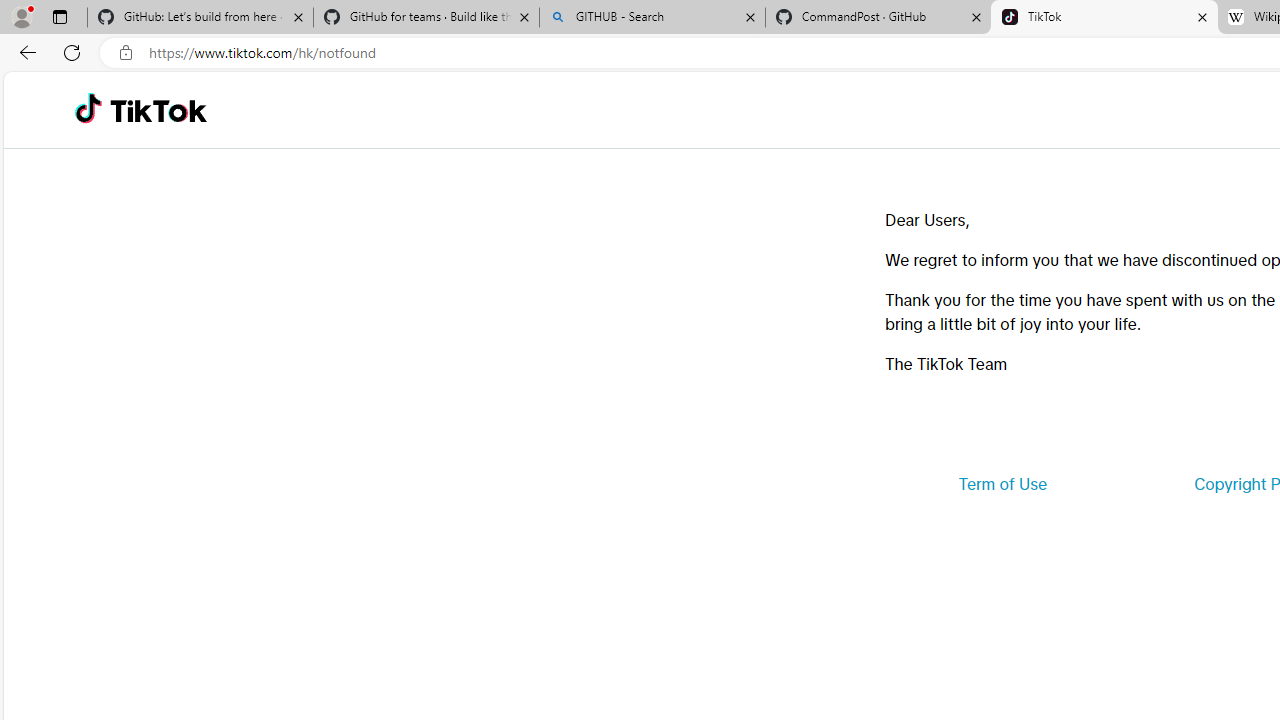 The height and width of the screenshot is (720, 1280). I want to click on 'GITHUB - Search', so click(652, 17).